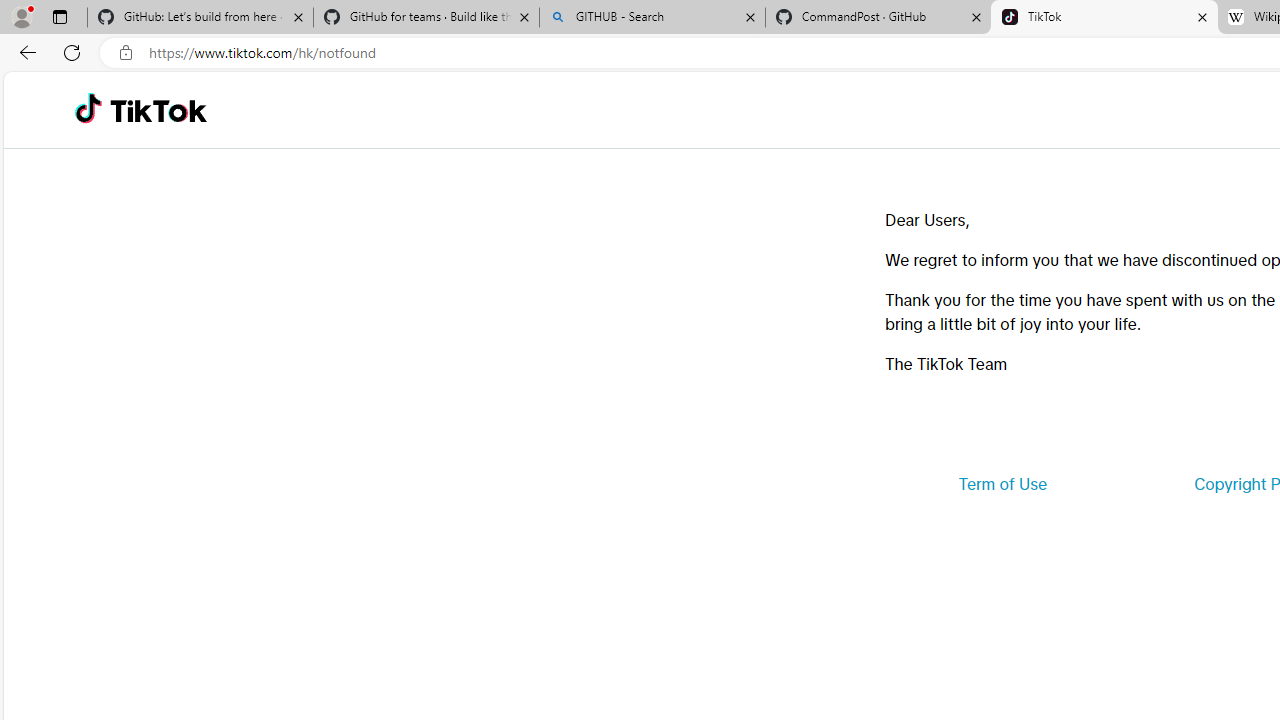 The height and width of the screenshot is (720, 1280). I want to click on 'GITHUB - Search', so click(652, 17).